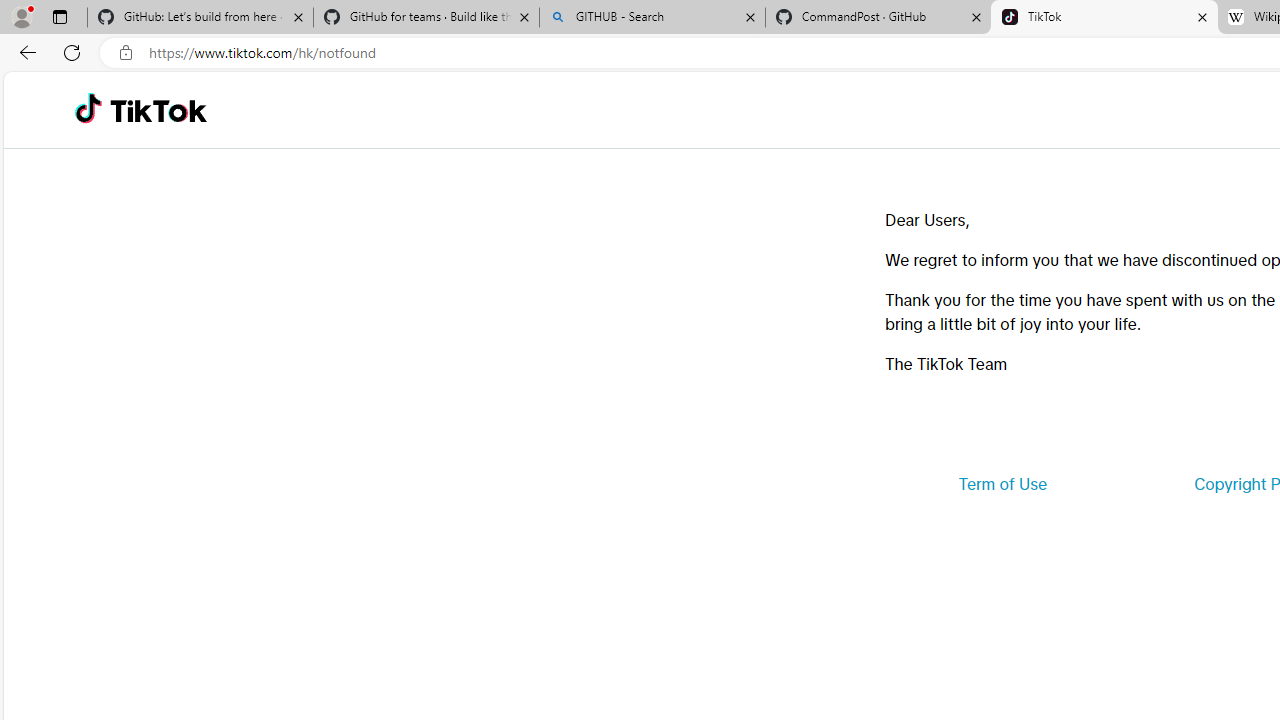 The height and width of the screenshot is (720, 1280). I want to click on 'GITHUB - Search', so click(652, 17).